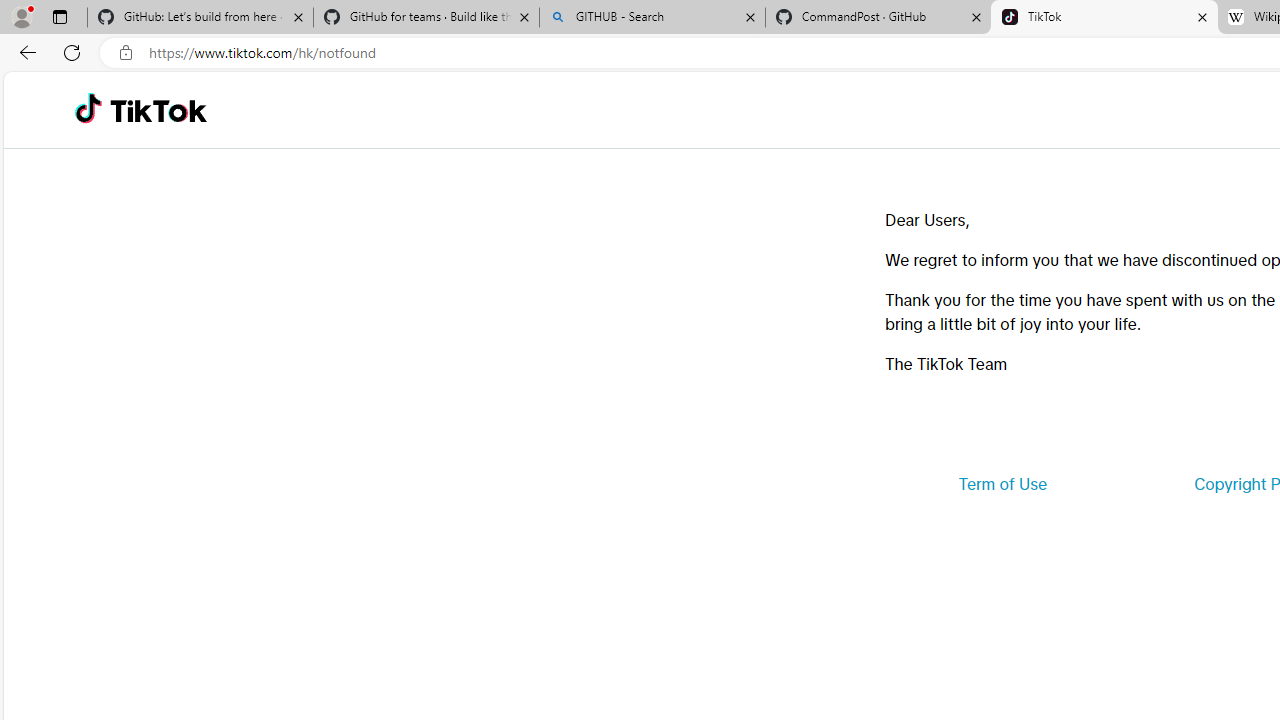 The height and width of the screenshot is (720, 1280). I want to click on 'GITHUB - Search', so click(652, 17).